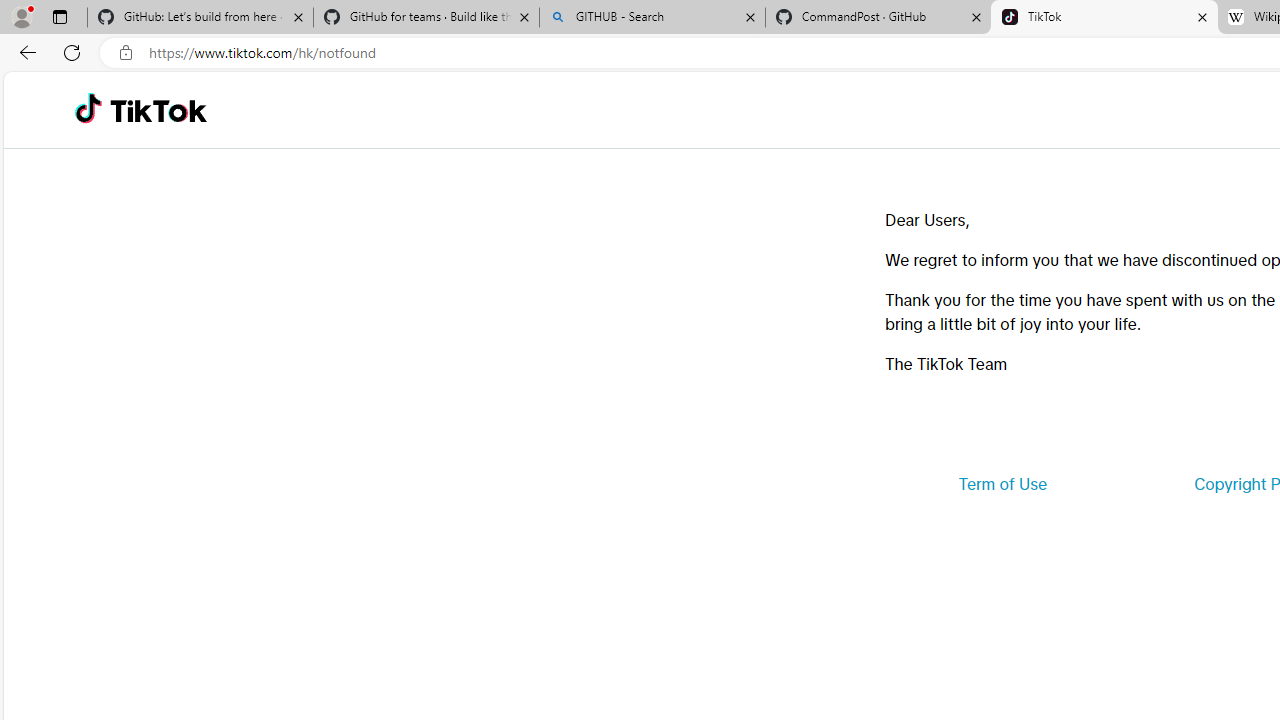 The height and width of the screenshot is (720, 1280). I want to click on 'GITHUB - Search', so click(652, 17).